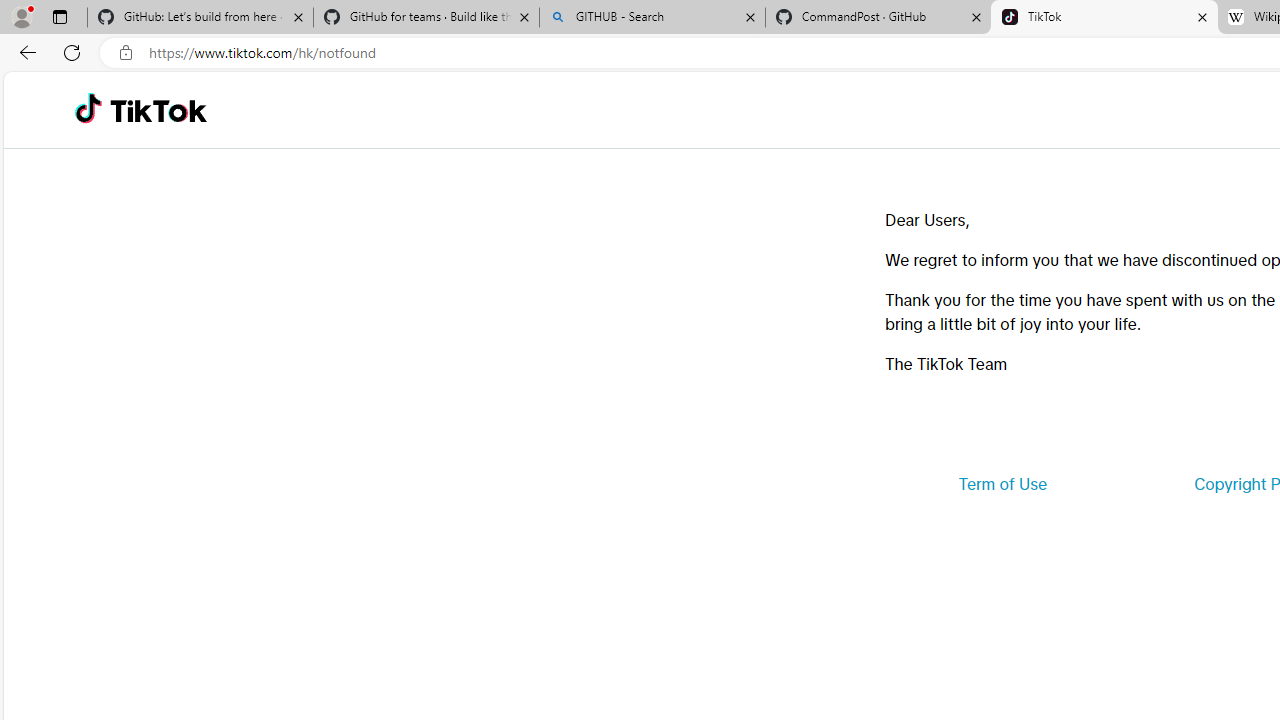 The height and width of the screenshot is (720, 1280). I want to click on 'GITHUB - Search', so click(652, 17).